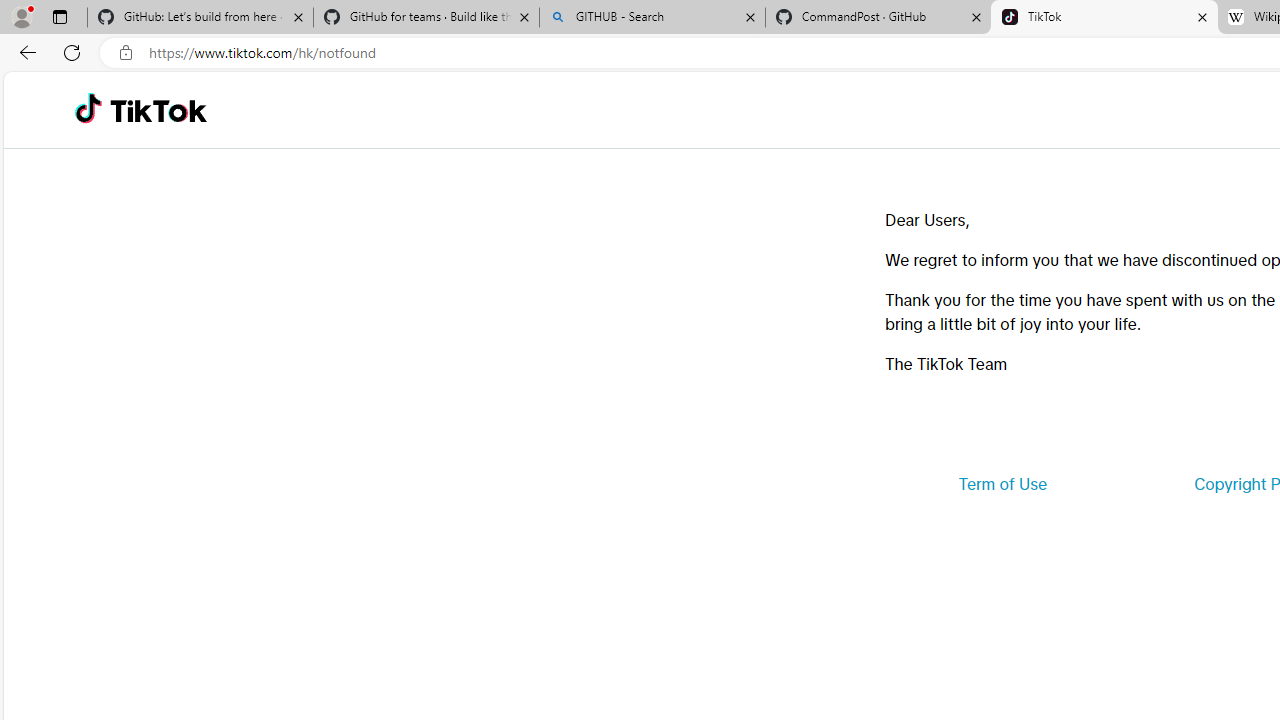 The height and width of the screenshot is (720, 1280). I want to click on 'GITHUB - Search', so click(652, 17).